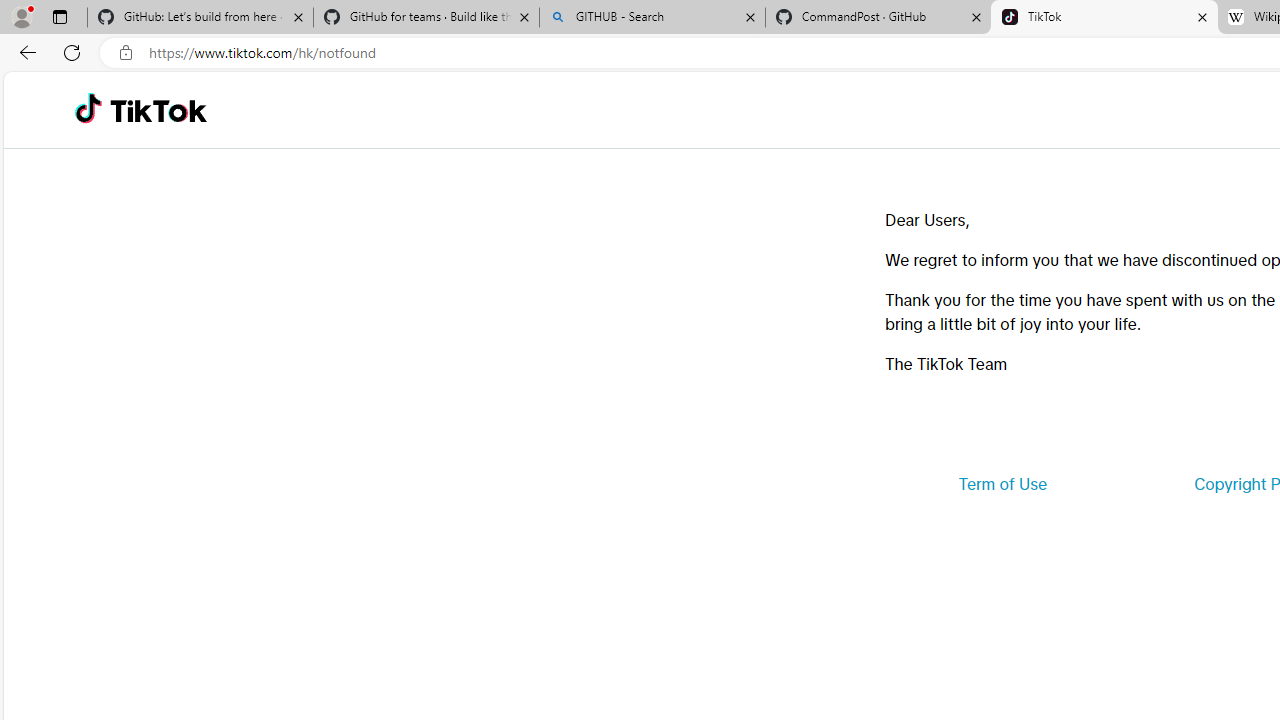 The height and width of the screenshot is (720, 1280). I want to click on 'GITHUB - Search', so click(652, 17).